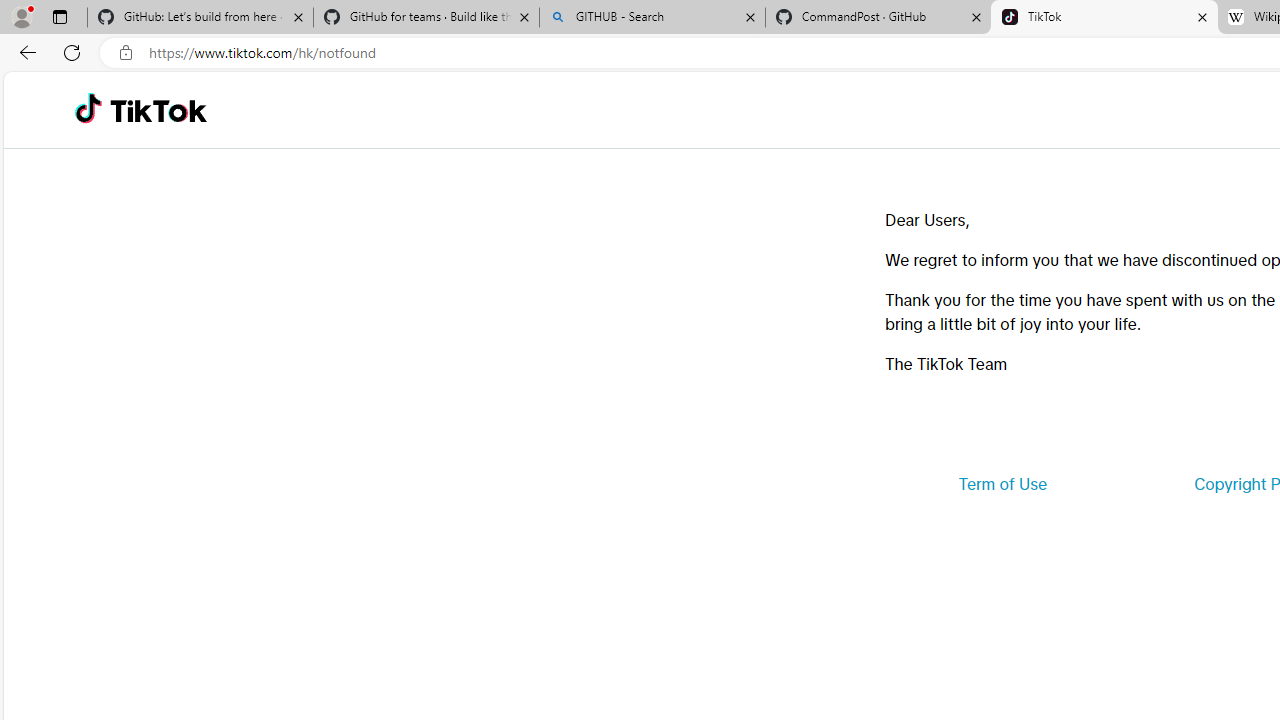 The height and width of the screenshot is (720, 1280). I want to click on 'GITHUB - Search', so click(652, 17).